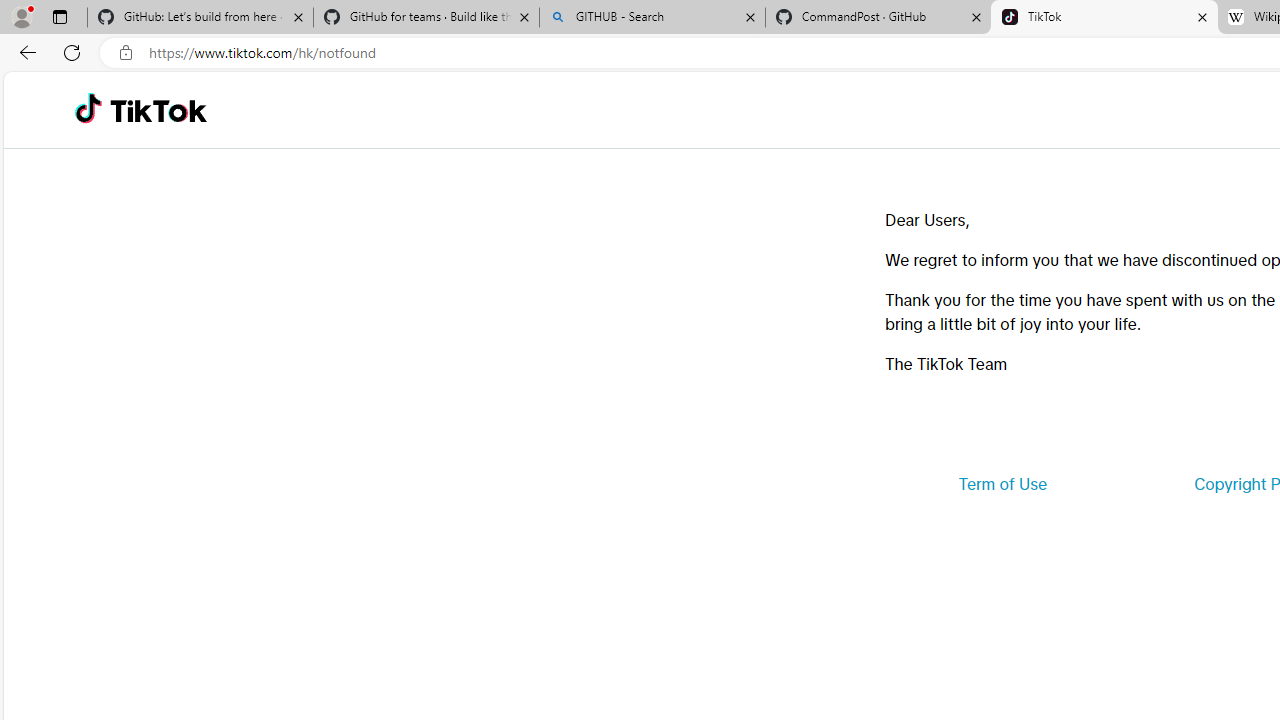 The height and width of the screenshot is (720, 1280). I want to click on 'GITHUB - Search', so click(652, 17).